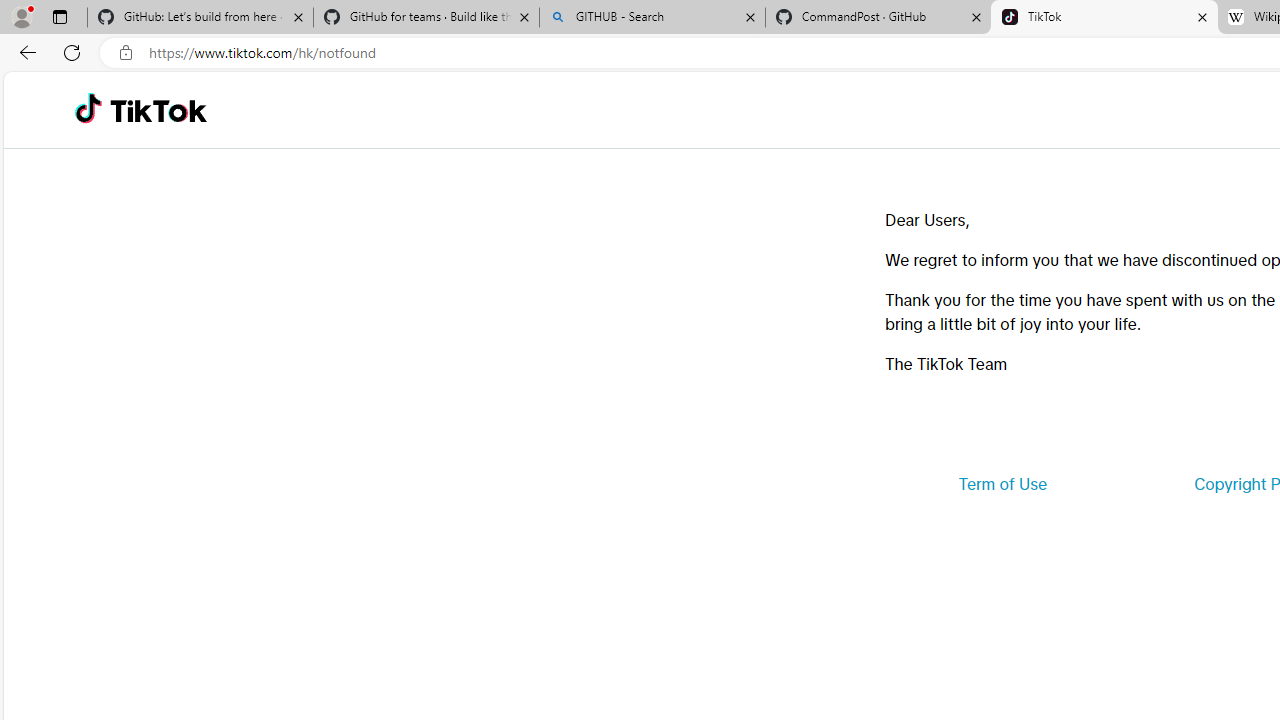 The height and width of the screenshot is (720, 1280). I want to click on 'GITHUB - Search', so click(652, 17).